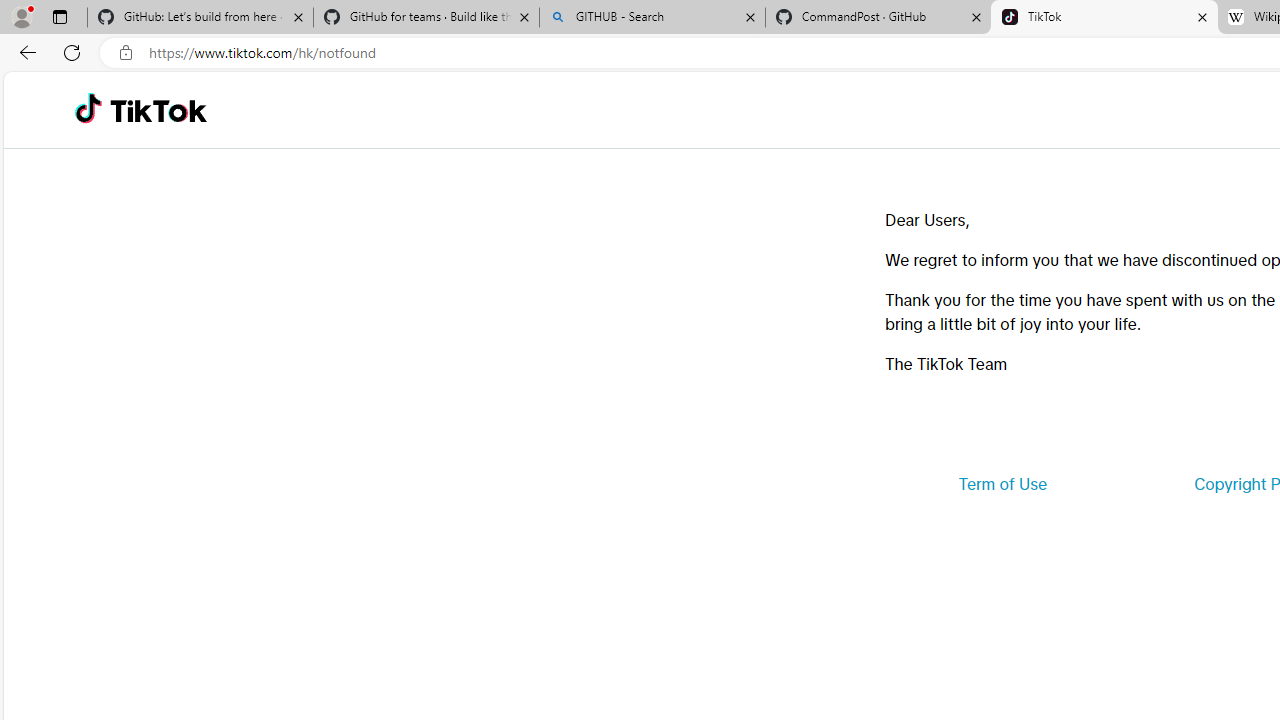 The height and width of the screenshot is (720, 1280). I want to click on 'GITHUB - Search', so click(652, 17).